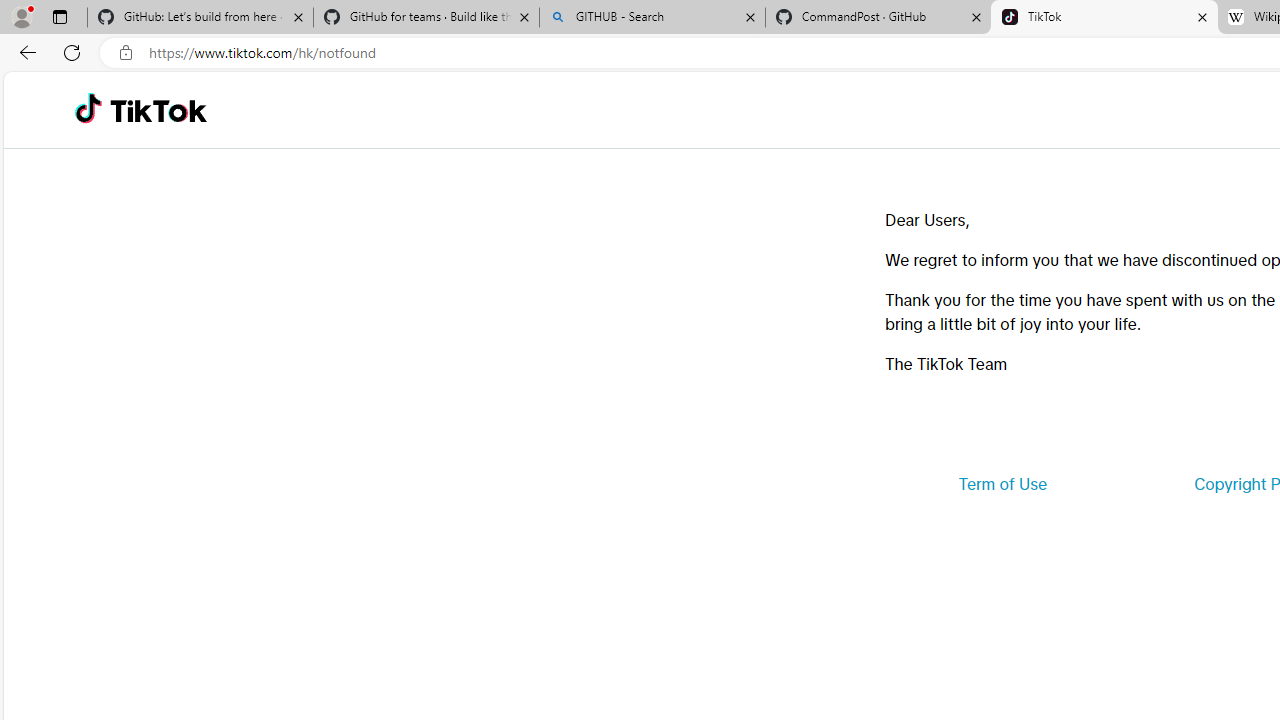 The height and width of the screenshot is (720, 1280). I want to click on 'GITHUB - Search', so click(652, 17).